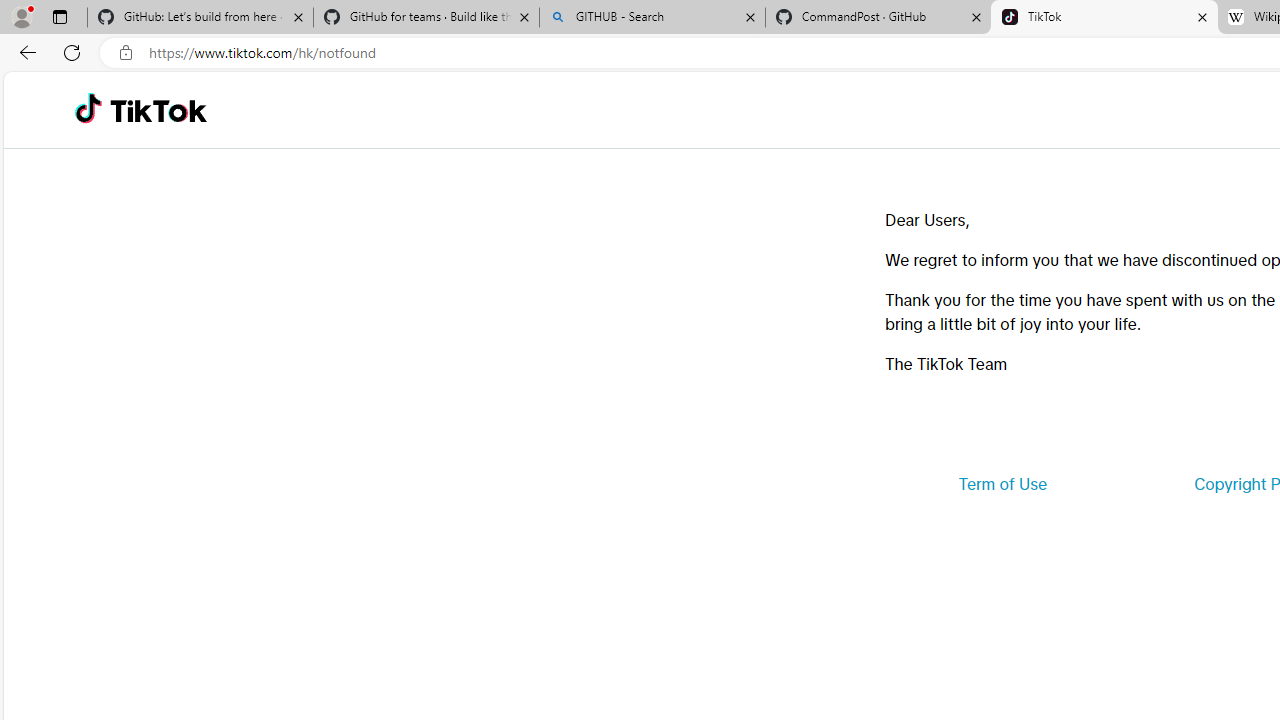 The height and width of the screenshot is (720, 1280). I want to click on 'GITHUB - Search', so click(652, 17).